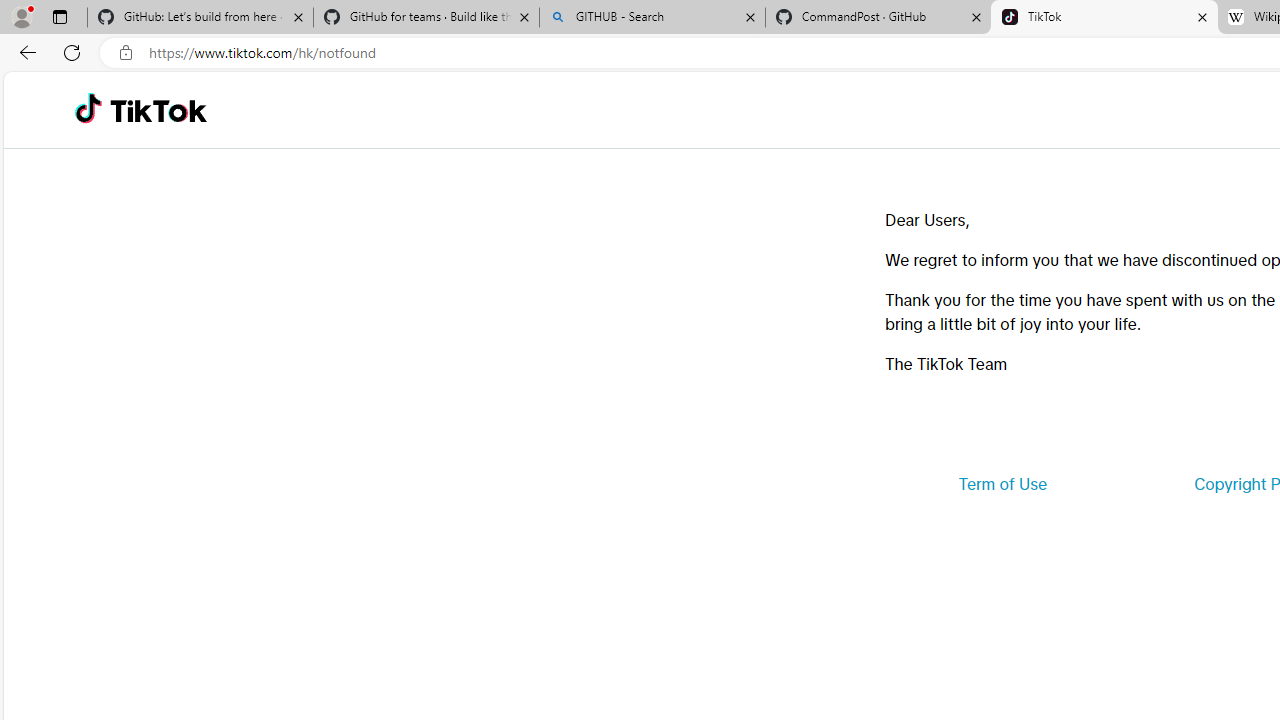 The height and width of the screenshot is (720, 1280). I want to click on 'GITHUB - Search', so click(652, 17).